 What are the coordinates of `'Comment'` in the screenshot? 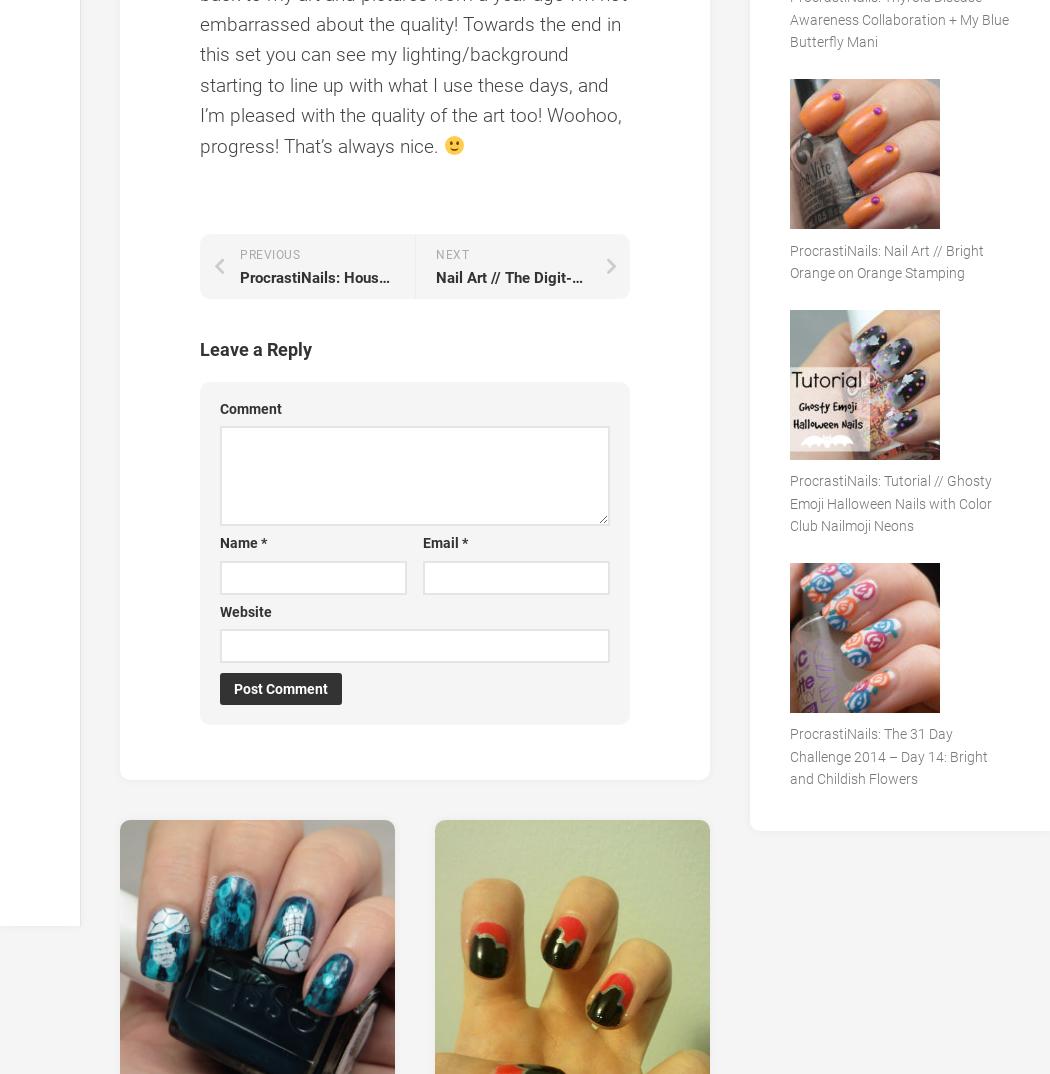 It's located at (218, 408).